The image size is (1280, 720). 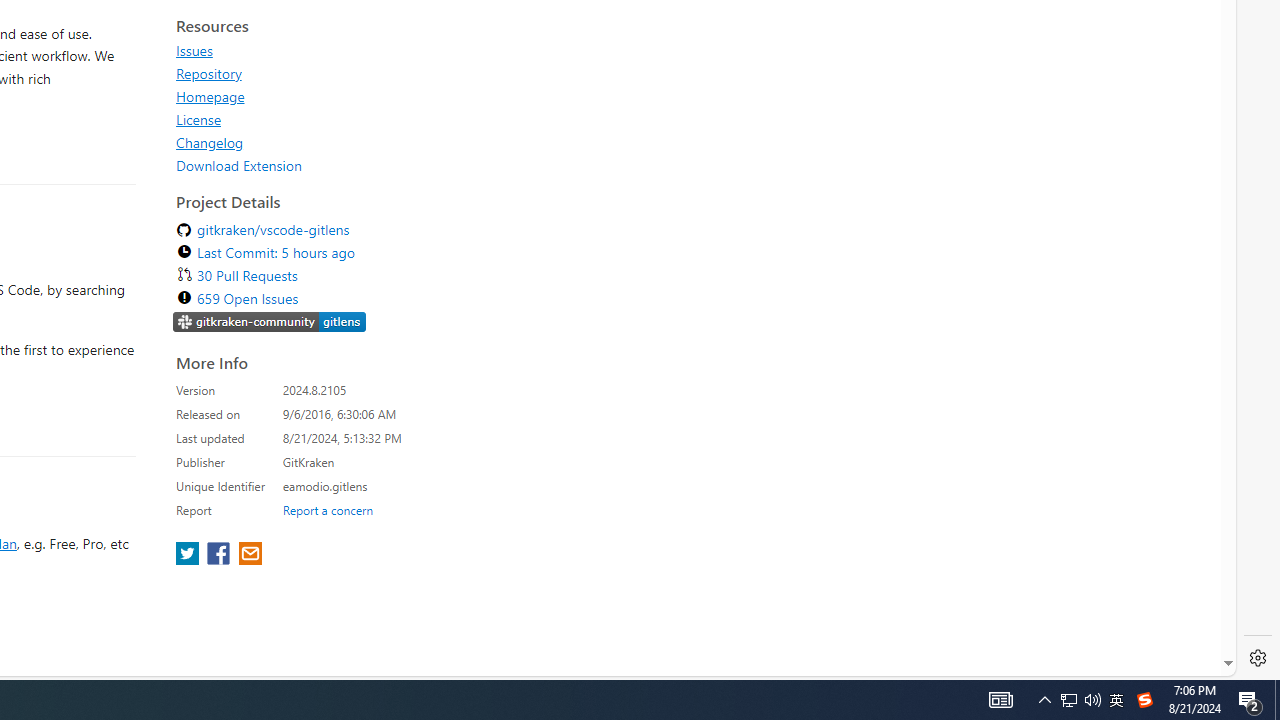 What do you see at coordinates (239, 164) in the screenshot?
I see `'Download Extension'` at bounding box center [239, 164].